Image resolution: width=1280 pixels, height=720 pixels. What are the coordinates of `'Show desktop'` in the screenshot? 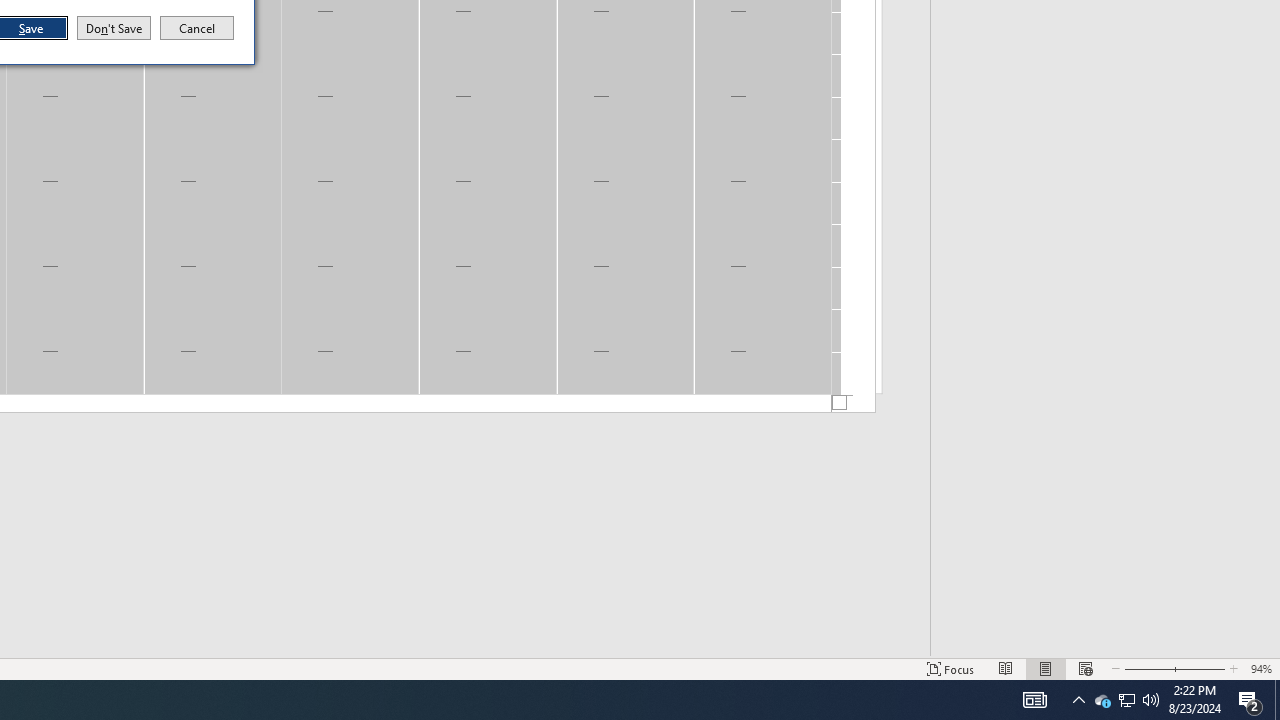 It's located at (1250, 698).